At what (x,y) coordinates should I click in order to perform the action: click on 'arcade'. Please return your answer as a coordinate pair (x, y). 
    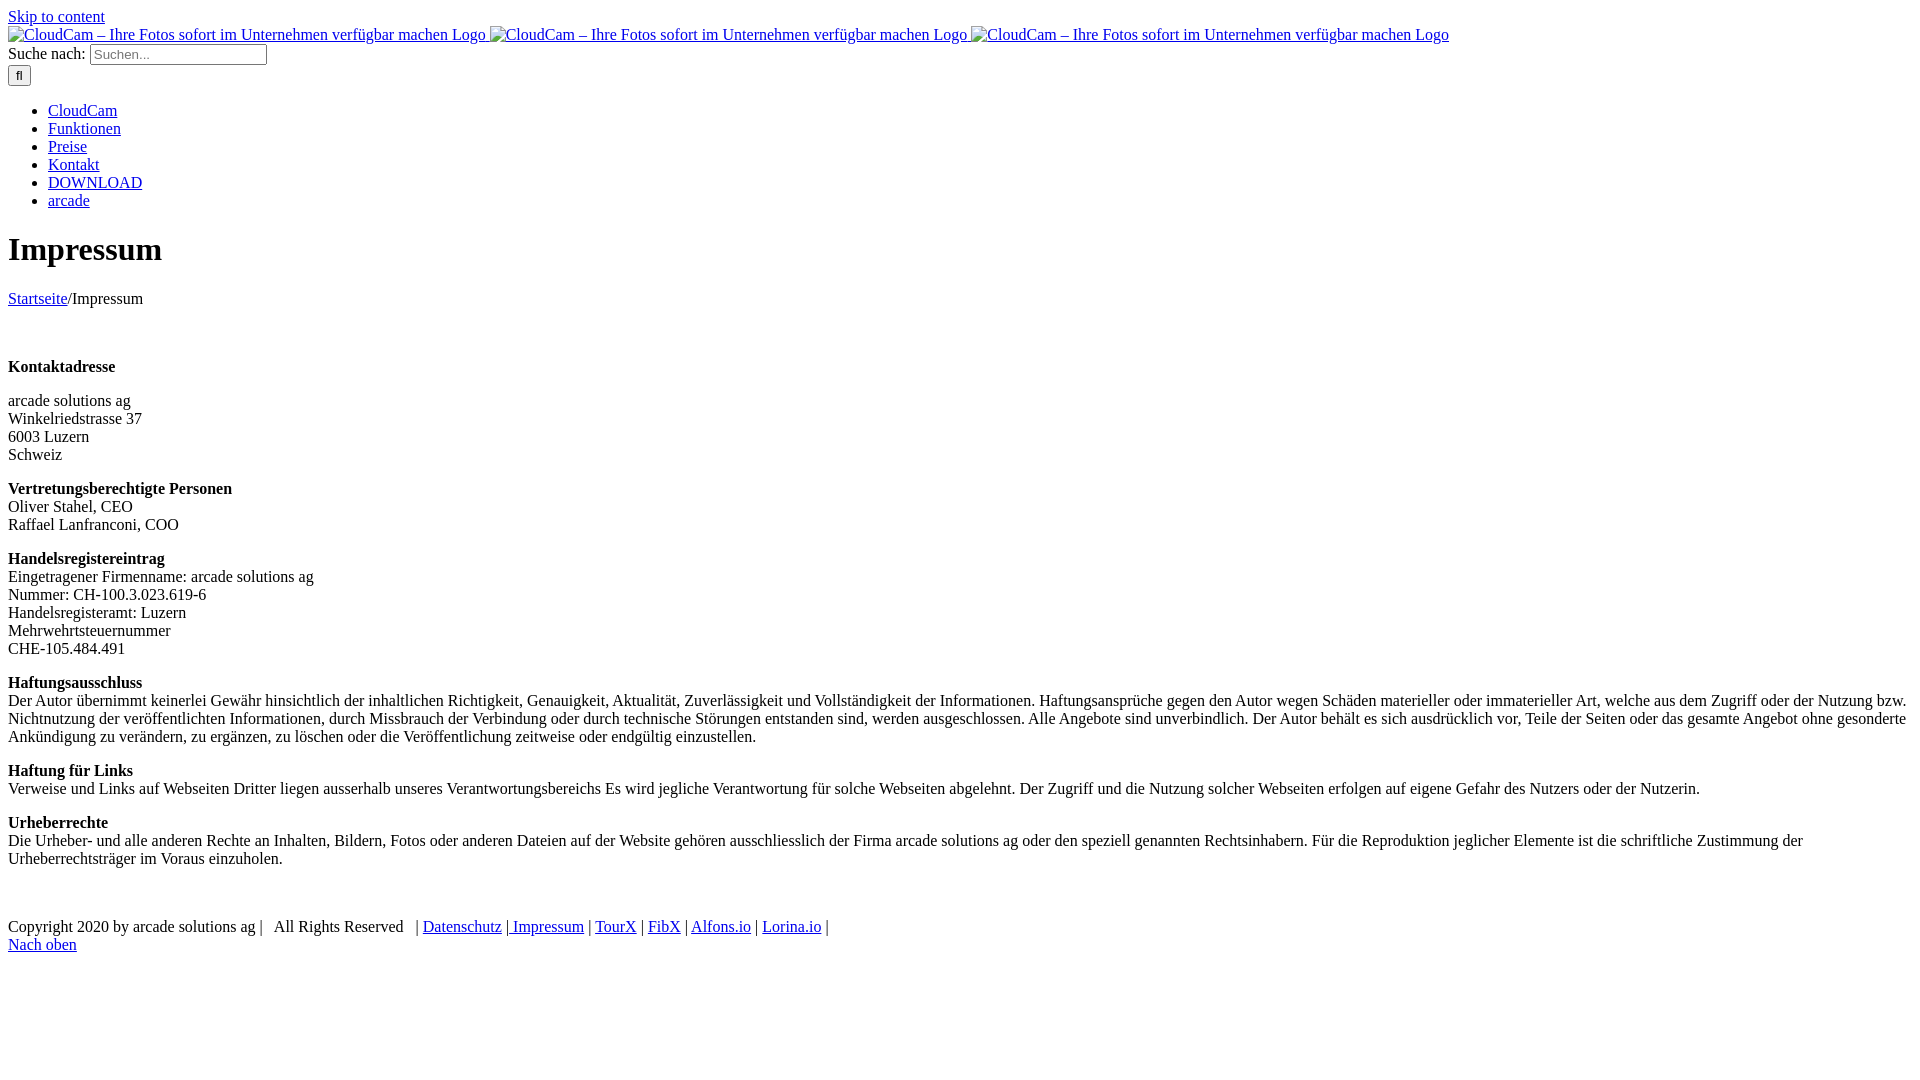
    Looking at the image, I should click on (68, 200).